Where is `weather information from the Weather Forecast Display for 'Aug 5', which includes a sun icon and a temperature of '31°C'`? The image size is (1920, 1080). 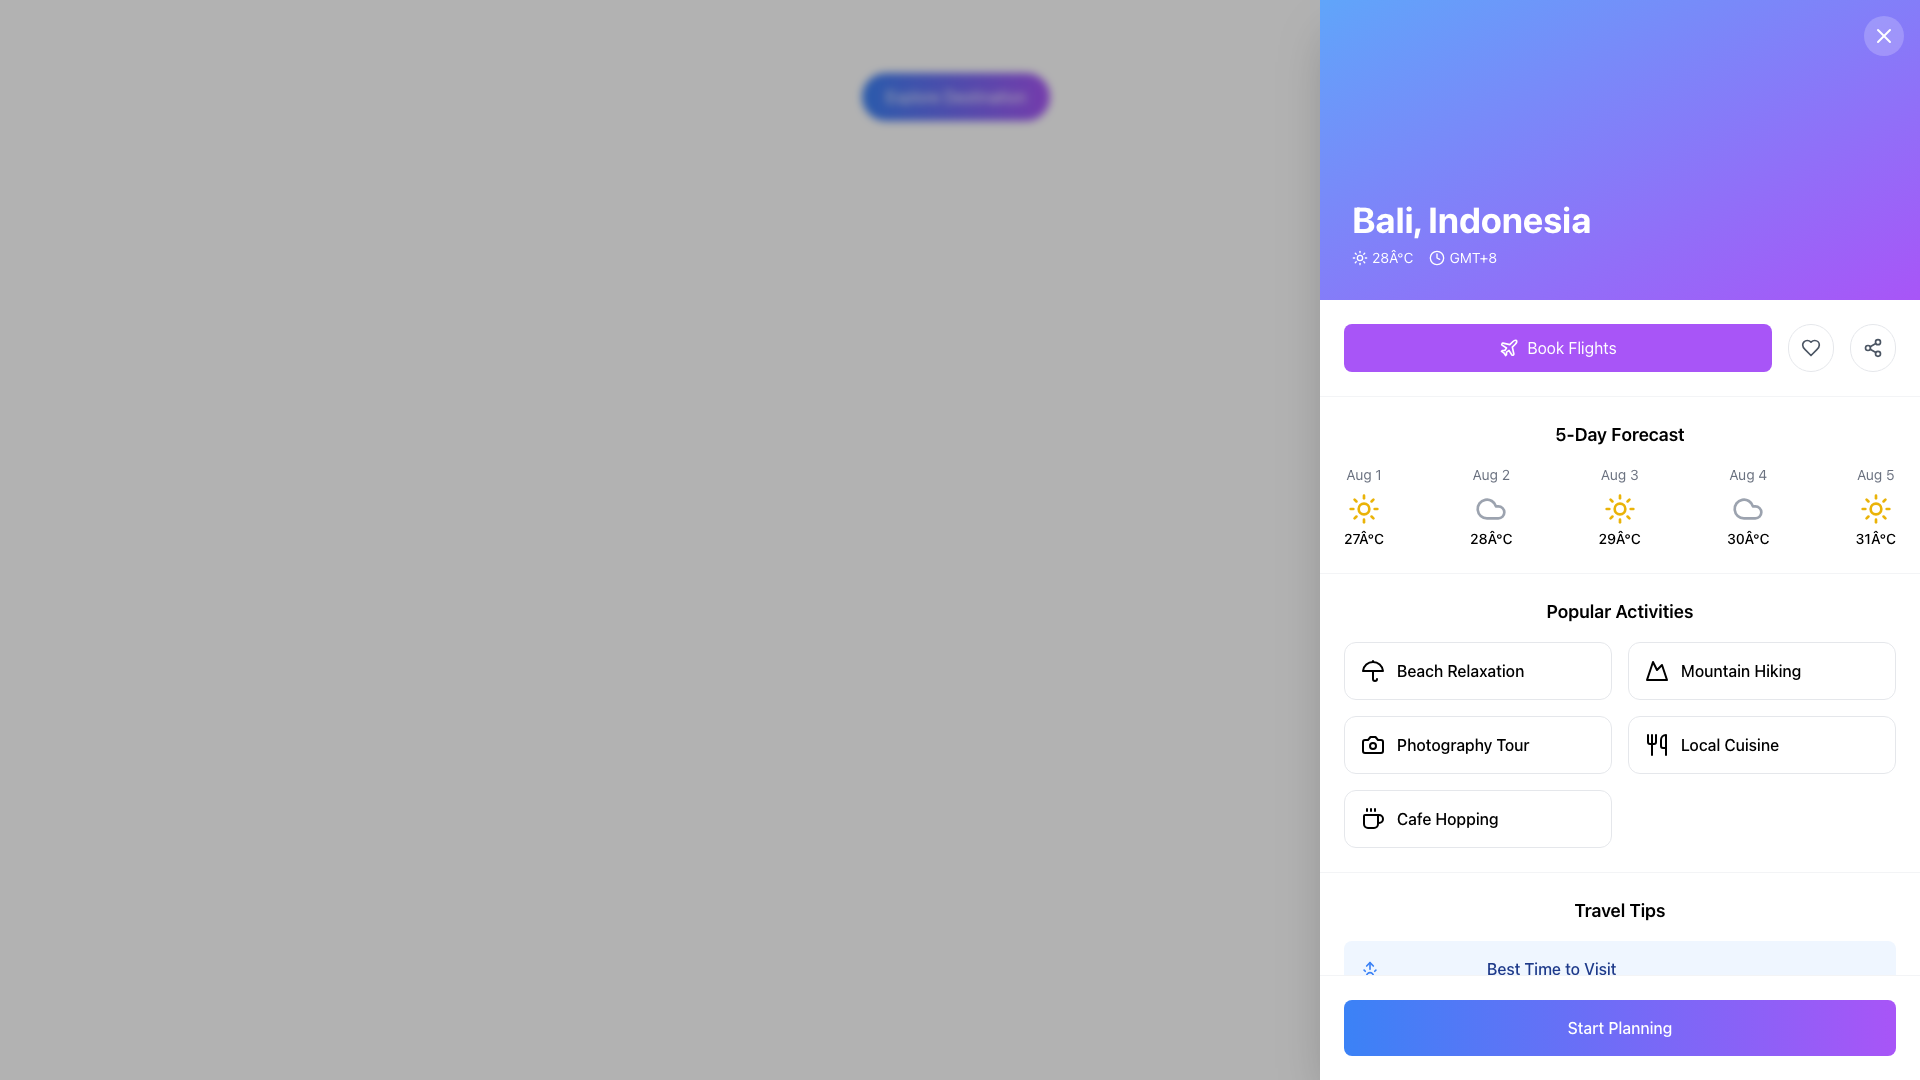 weather information from the Weather Forecast Display for 'Aug 5', which includes a sun icon and a temperature of '31°C' is located at coordinates (1874, 505).